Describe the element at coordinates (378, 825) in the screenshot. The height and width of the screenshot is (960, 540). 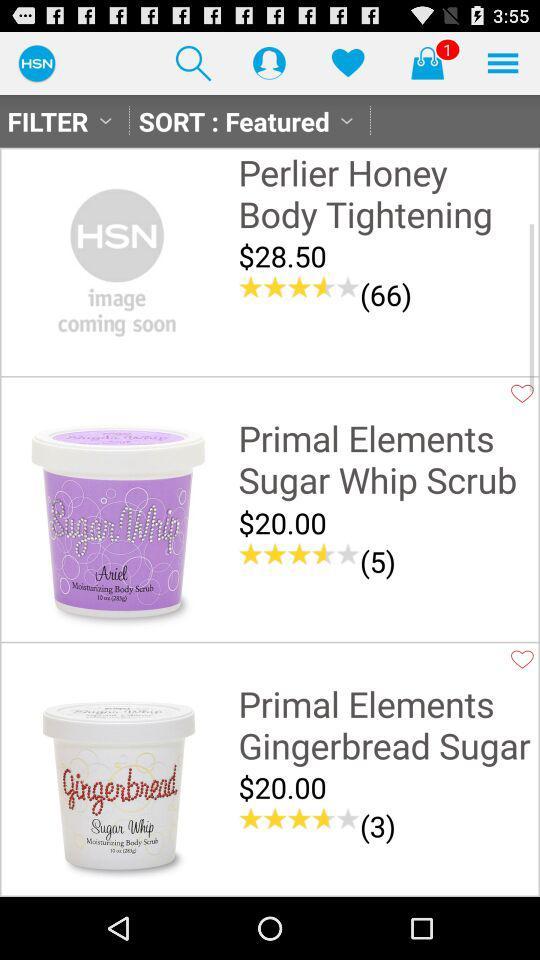
I see `(3) icon` at that location.